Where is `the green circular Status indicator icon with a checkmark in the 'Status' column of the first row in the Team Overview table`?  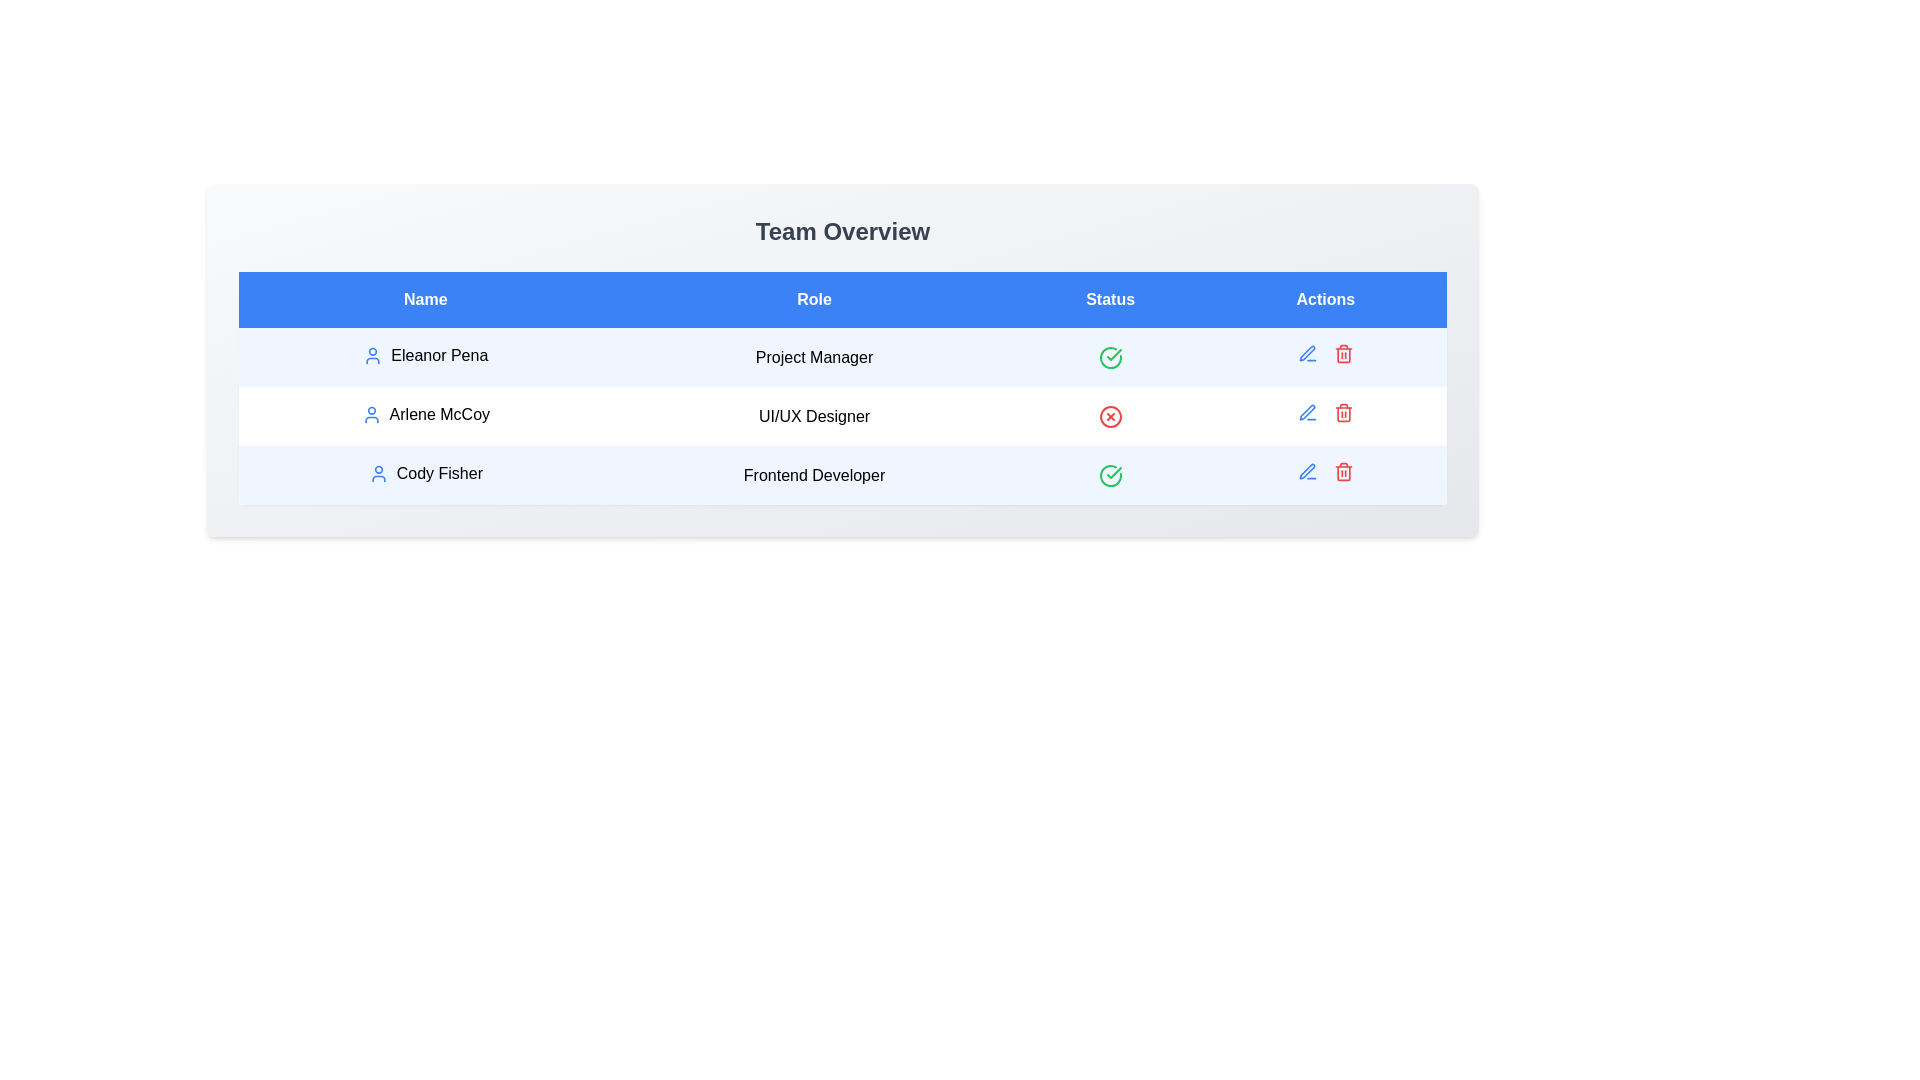 the green circular Status indicator icon with a checkmark in the 'Status' column of the first row in the Team Overview table is located at coordinates (1109, 475).